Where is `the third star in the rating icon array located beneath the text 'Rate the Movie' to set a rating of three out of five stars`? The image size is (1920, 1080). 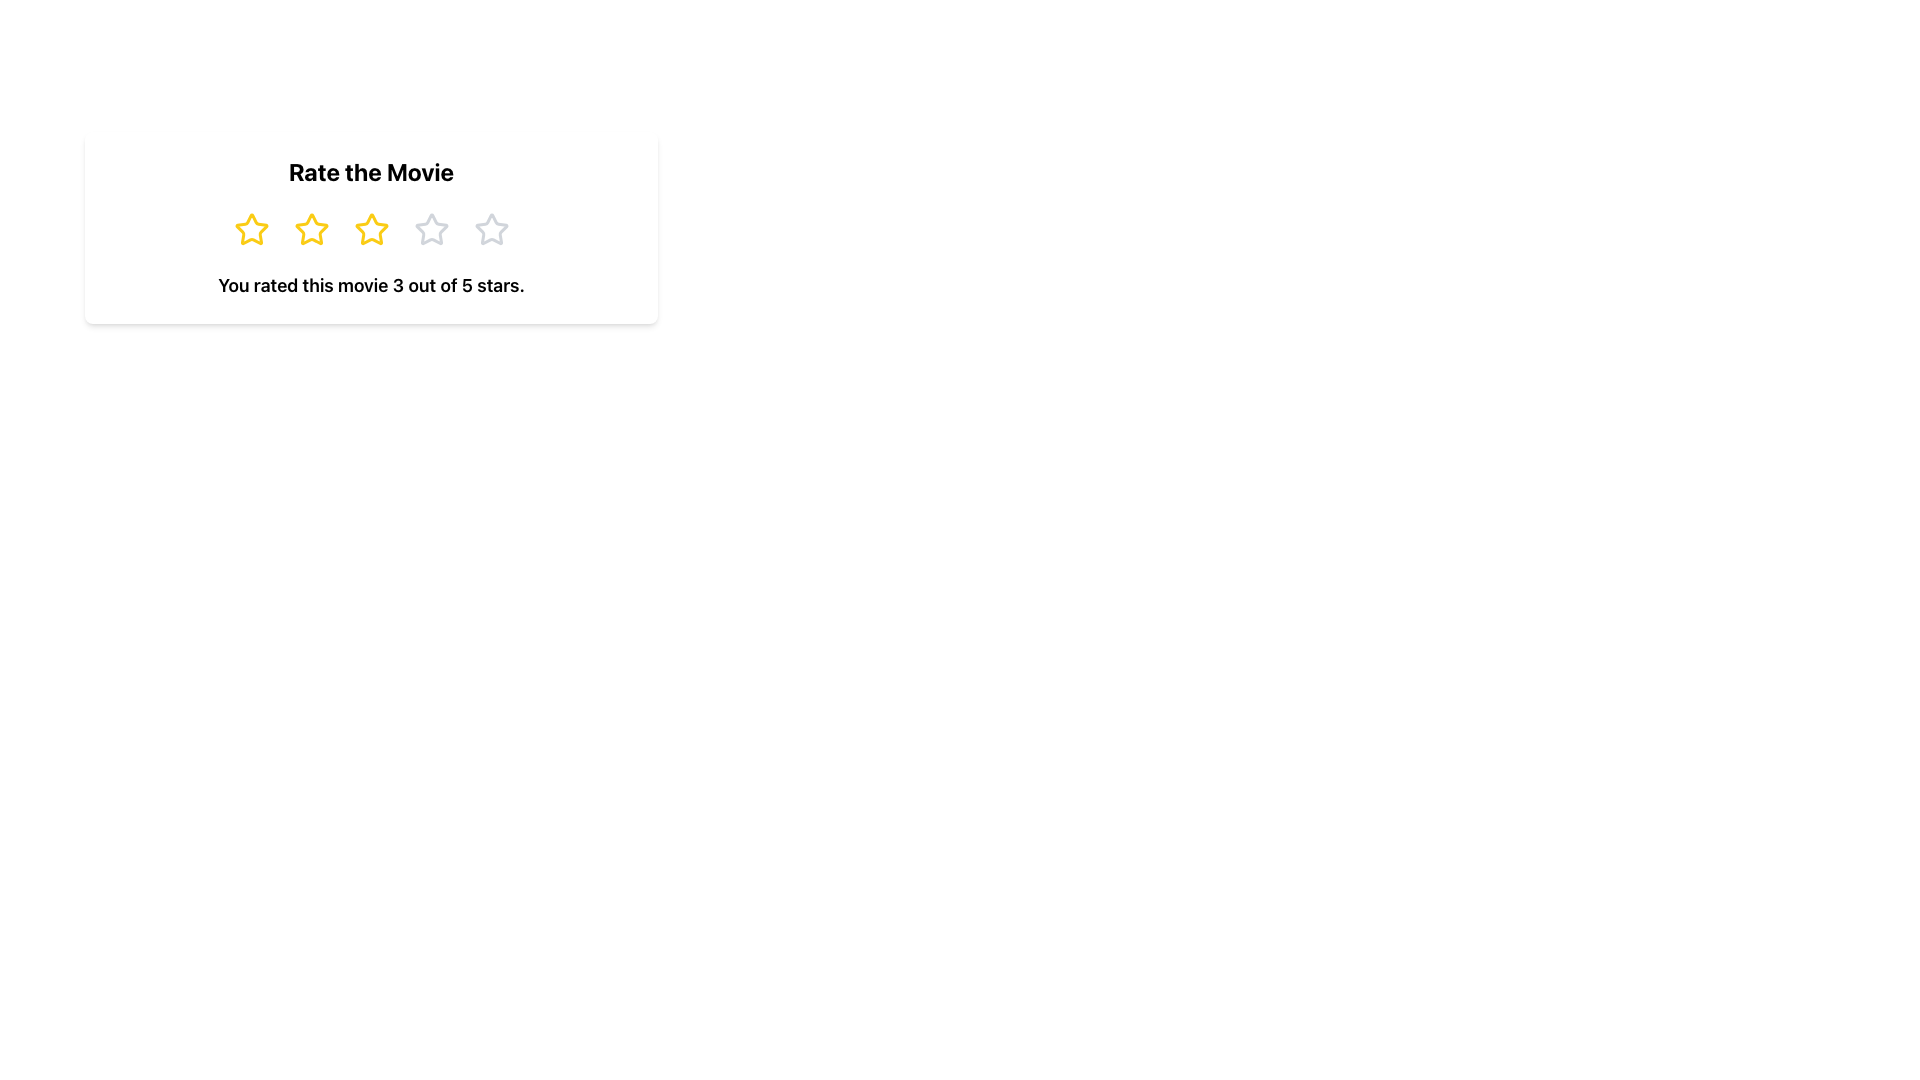 the third star in the rating icon array located beneath the text 'Rate the Movie' to set a rating of three out of five stars is located at coordinates (371, 229).